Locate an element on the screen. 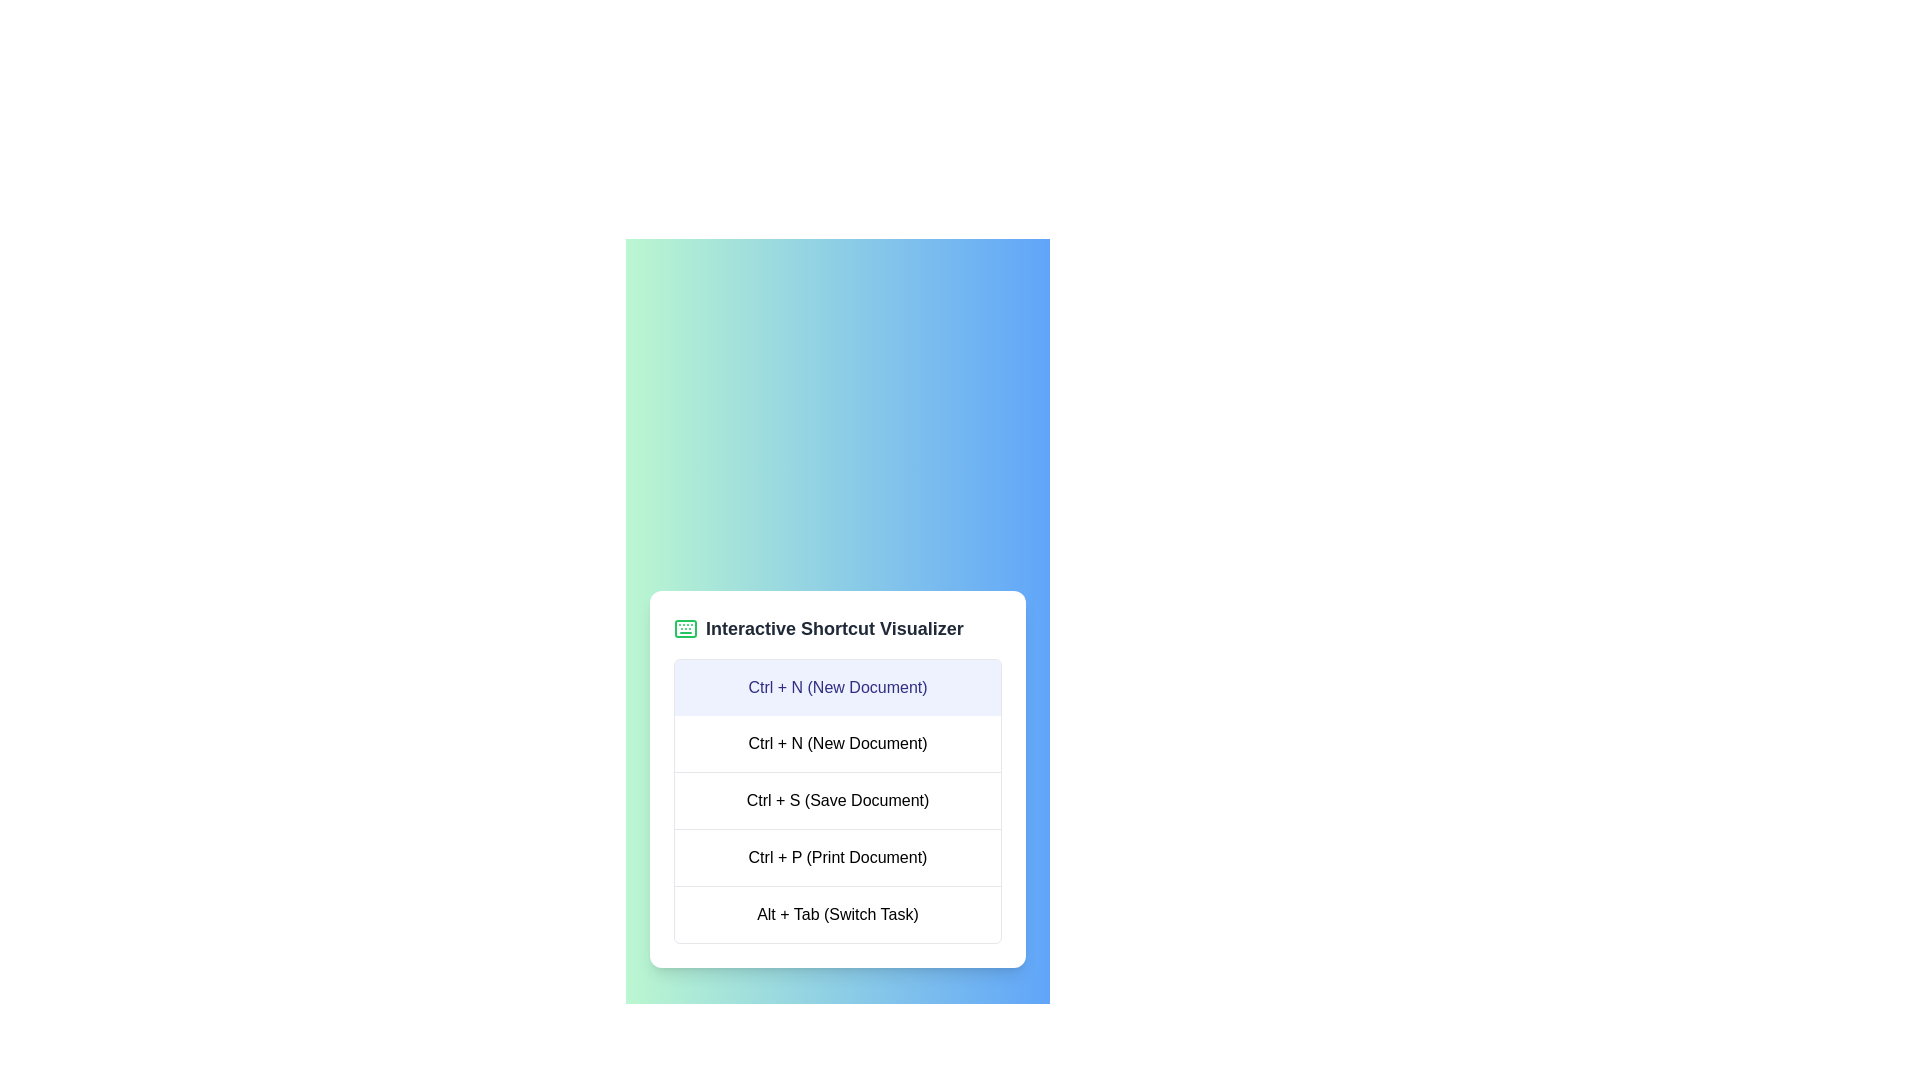 The height and width of the screenshot is (1080, 1920). the text display labeled 'Ctrl + N (New Document)', which is the second entry in a list of keyboard shortcuts is located at coordinates (838, 743).